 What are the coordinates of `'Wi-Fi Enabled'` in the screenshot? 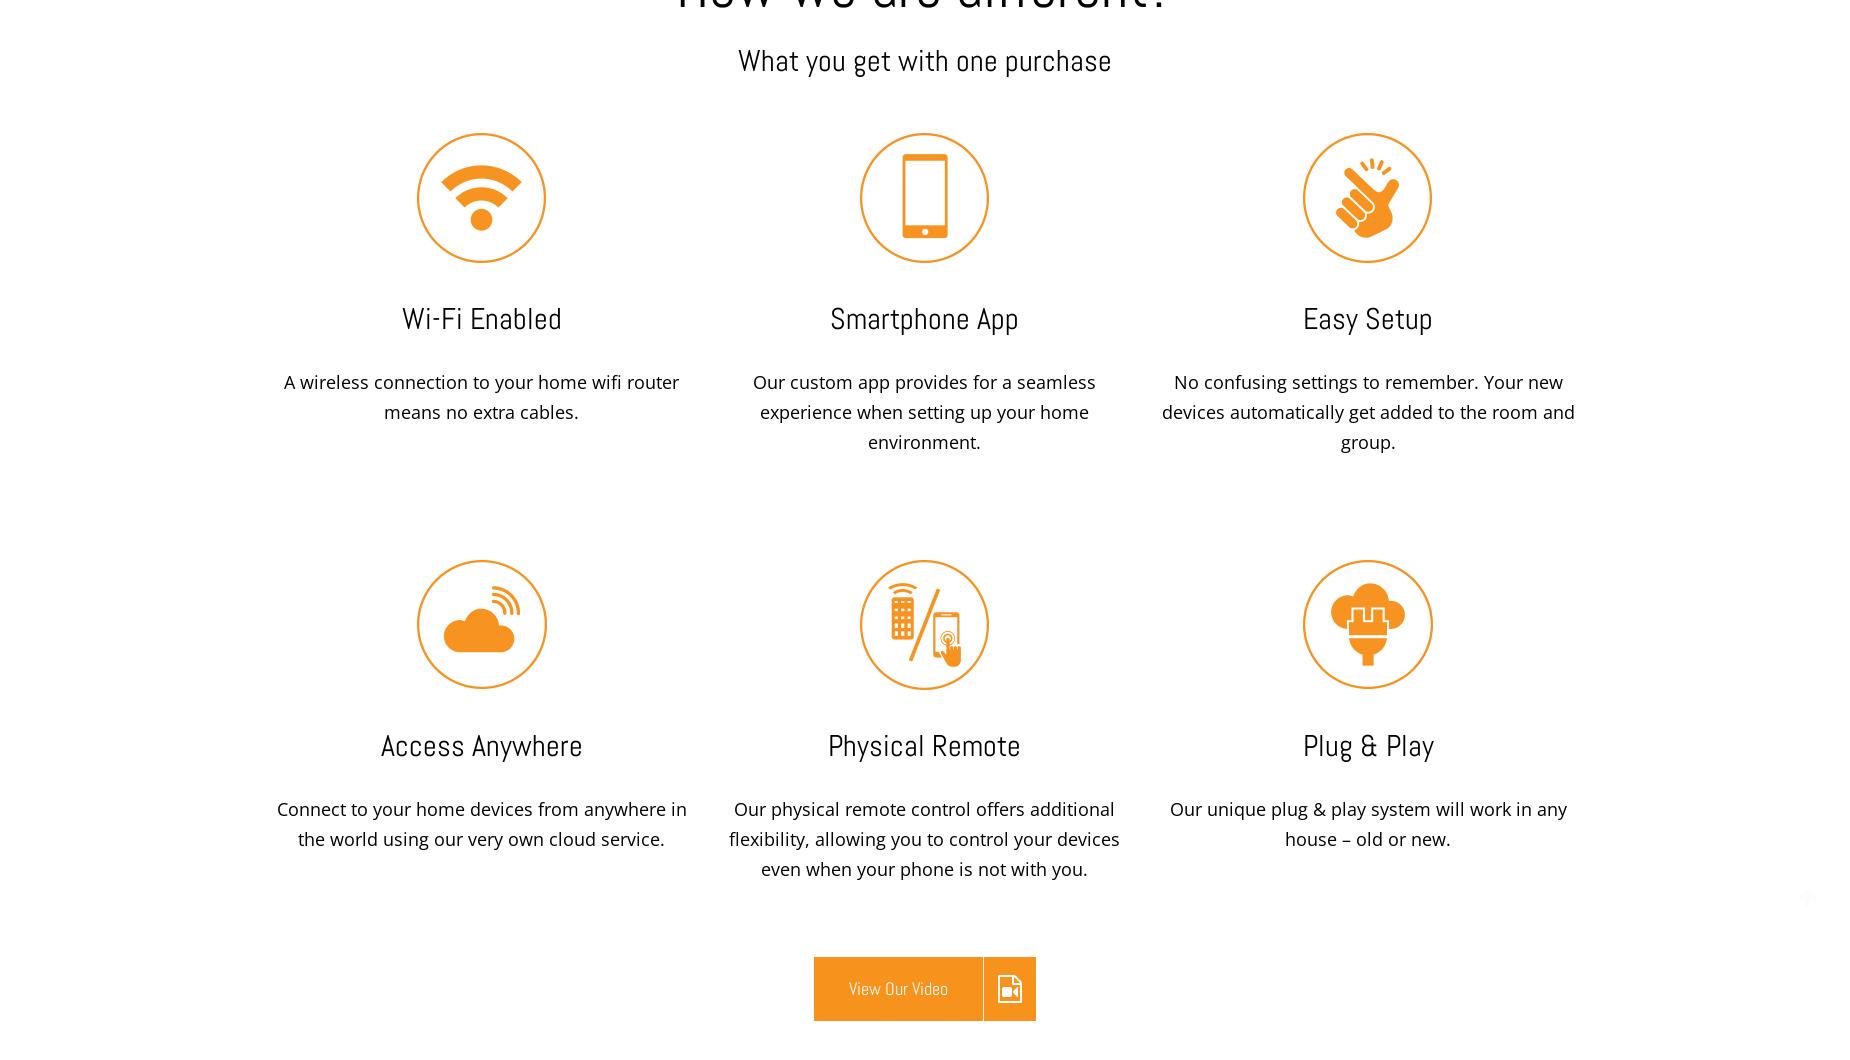 It's located at (400, 318).